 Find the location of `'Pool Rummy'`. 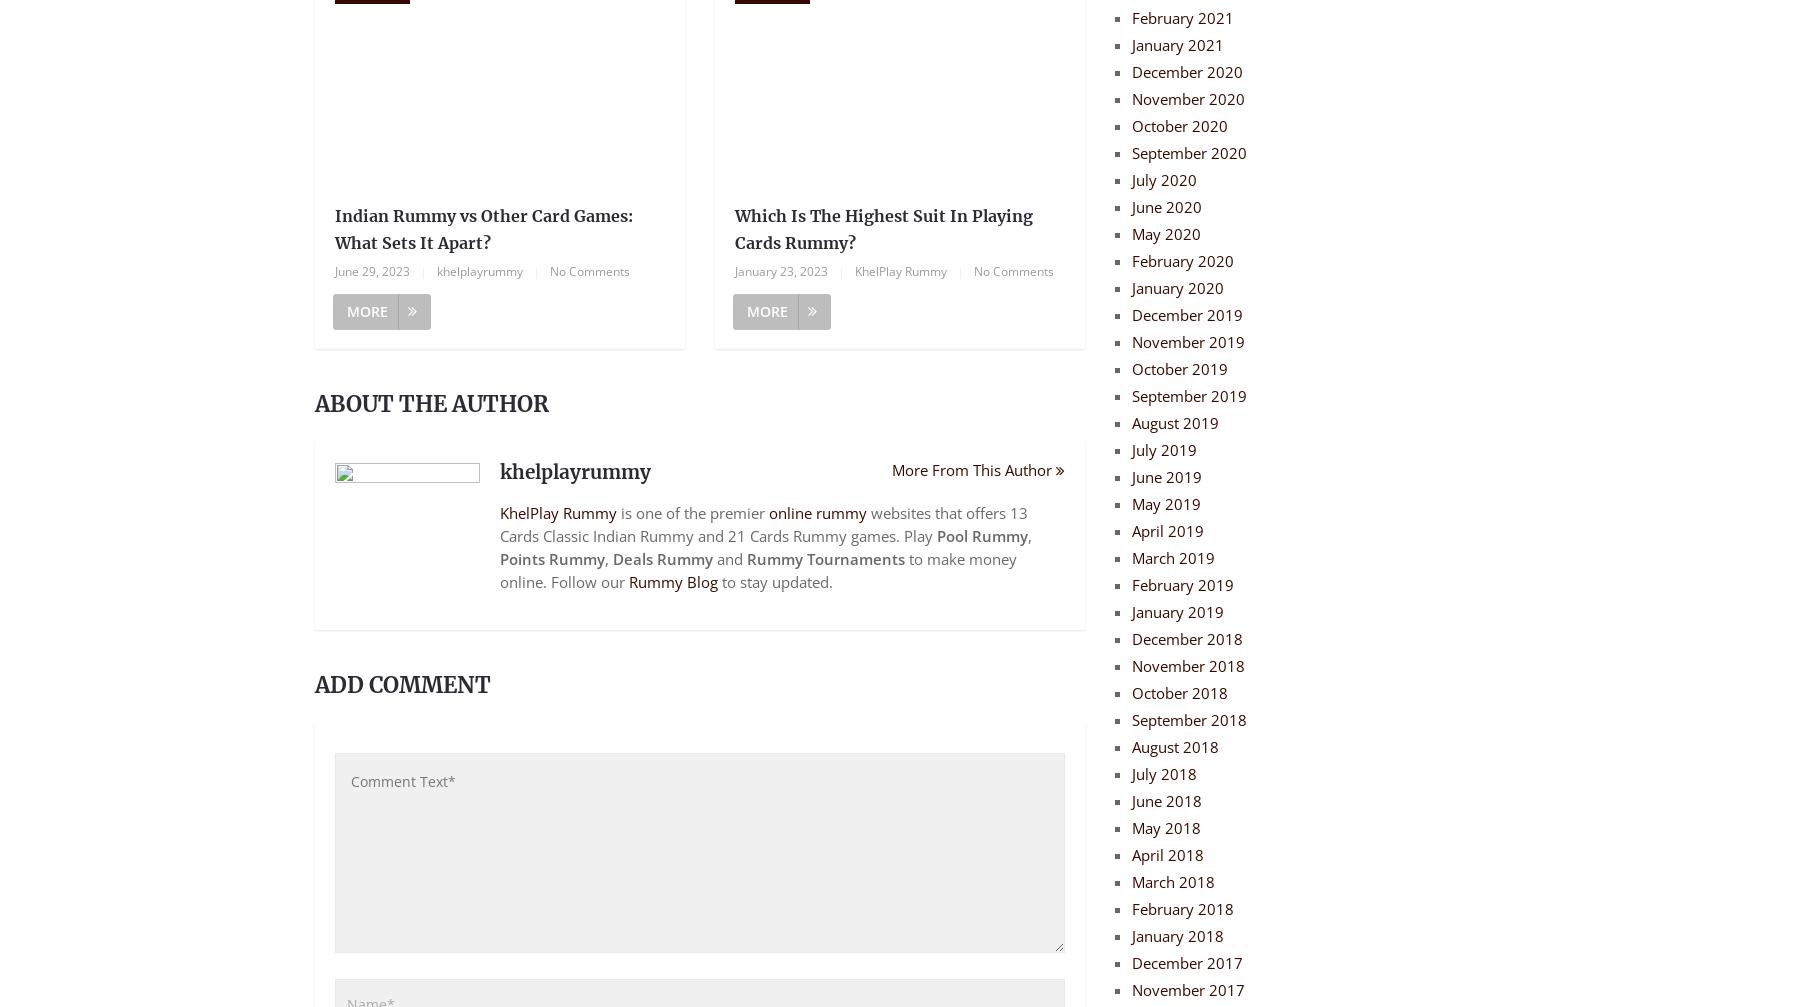

'Pool Rummy' is located at coordinates (936, 535).